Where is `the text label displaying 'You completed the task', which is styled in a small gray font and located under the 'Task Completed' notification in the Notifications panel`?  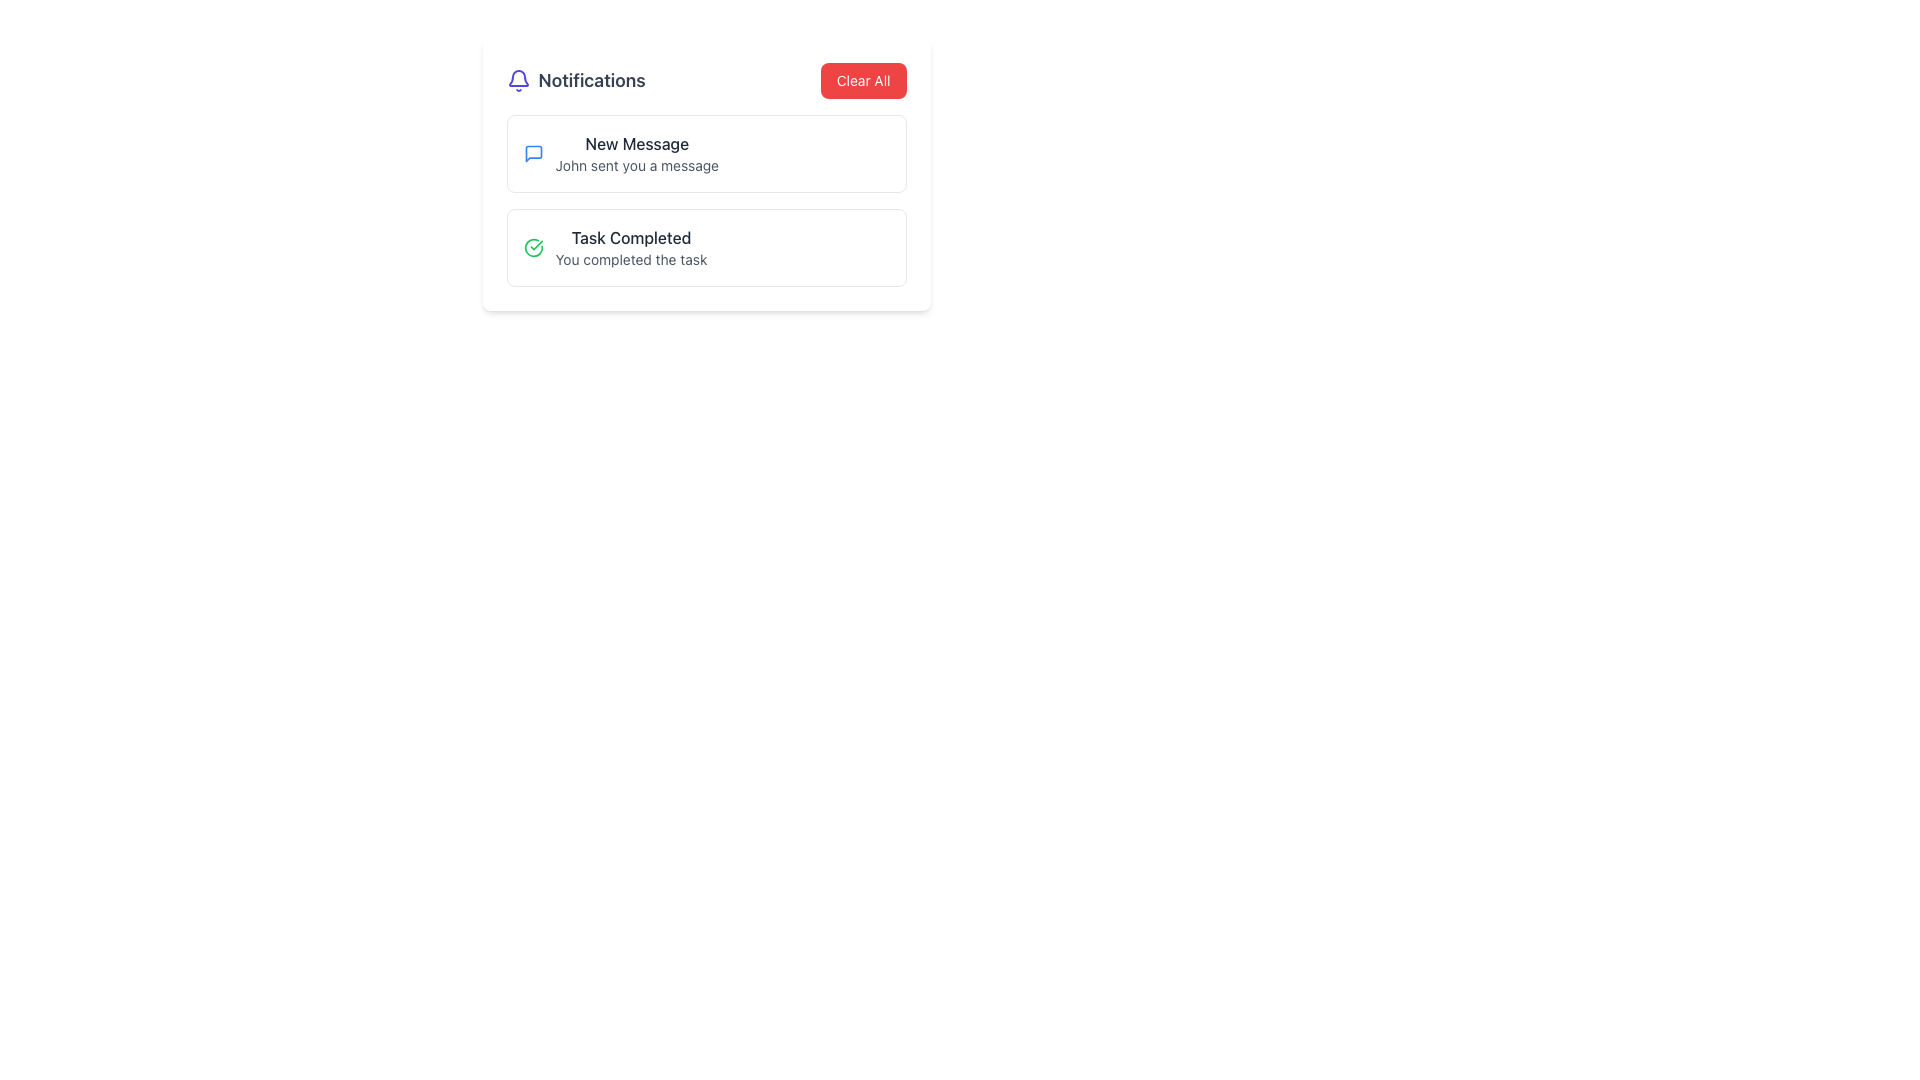 the text label displaying 'You completed the task', which is styled in a small gray font and located under the 'Task Completed' notification in the Notifications panel is located at coordinates (630, 258).